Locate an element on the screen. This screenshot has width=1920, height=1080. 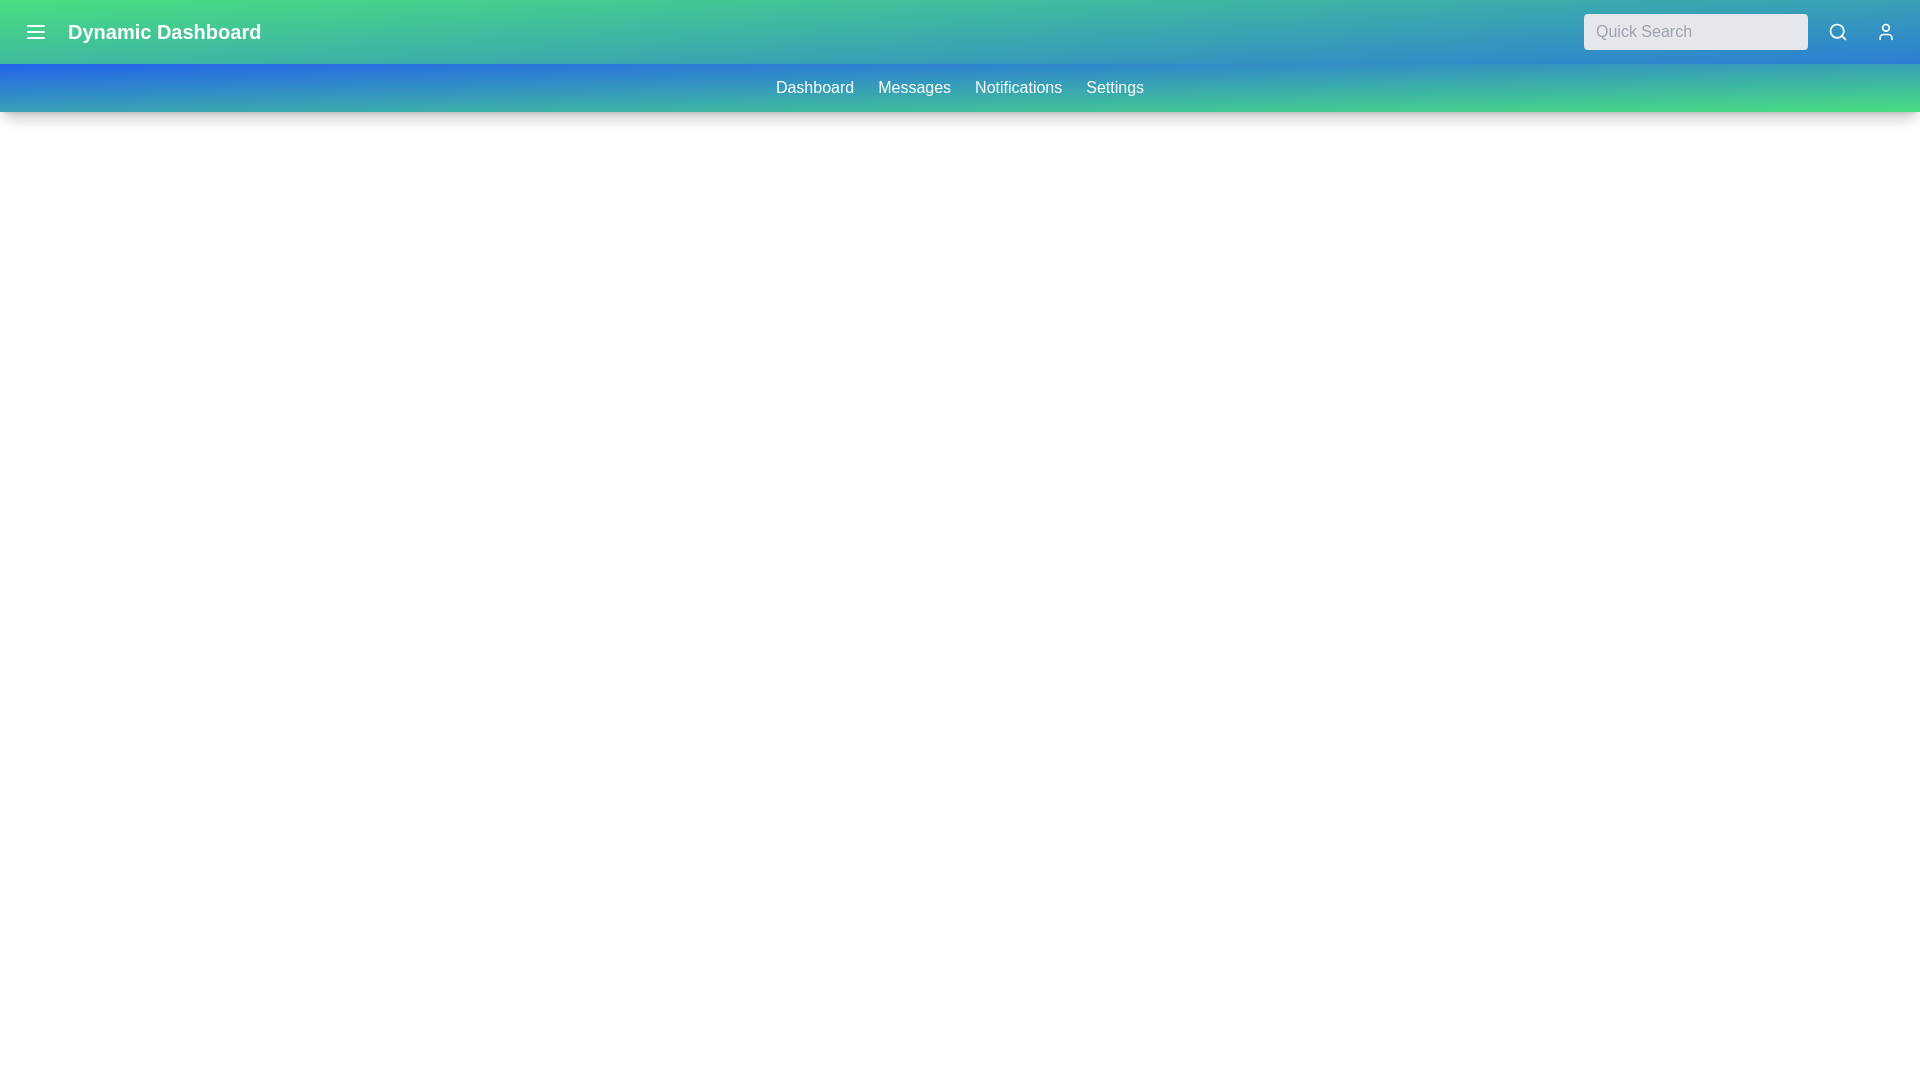
the Text Link located in the navigation bar is located at coordinates (913, 87).